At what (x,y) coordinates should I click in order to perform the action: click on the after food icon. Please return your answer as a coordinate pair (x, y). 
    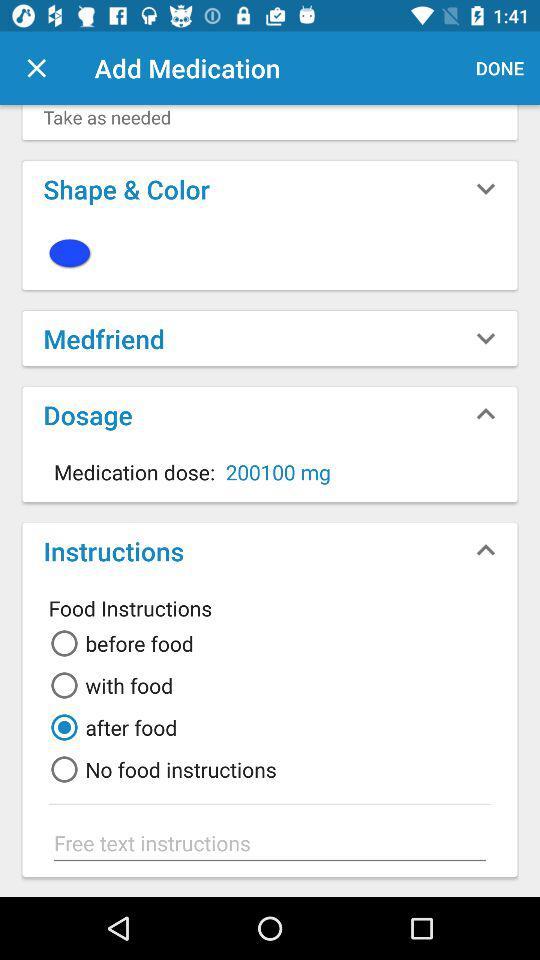
    Looking at the image, I should click on (110, 726).